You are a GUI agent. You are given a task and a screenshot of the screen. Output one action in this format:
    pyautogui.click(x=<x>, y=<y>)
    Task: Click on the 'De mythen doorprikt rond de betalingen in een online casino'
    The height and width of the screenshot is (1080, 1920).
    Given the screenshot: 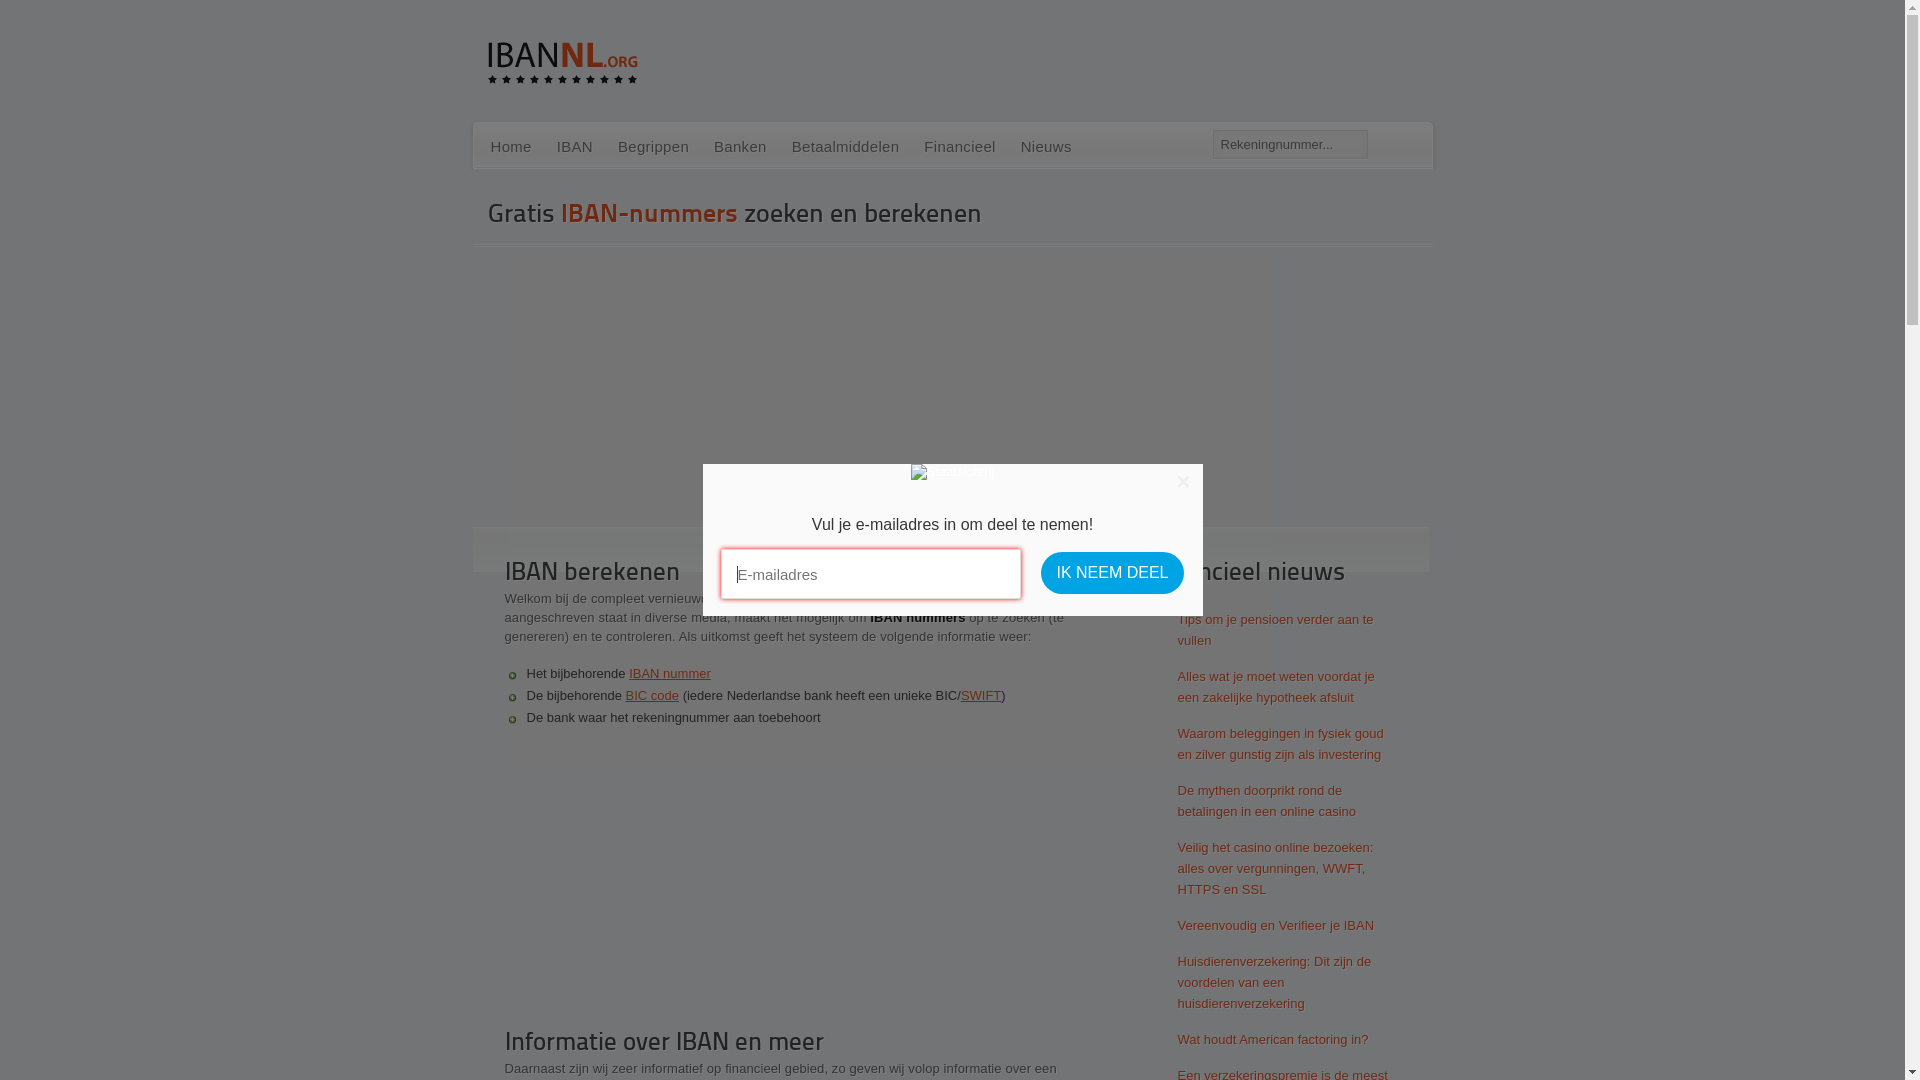 What is the action you would take?
    pyautogui.click(x=1261, y=799)
    